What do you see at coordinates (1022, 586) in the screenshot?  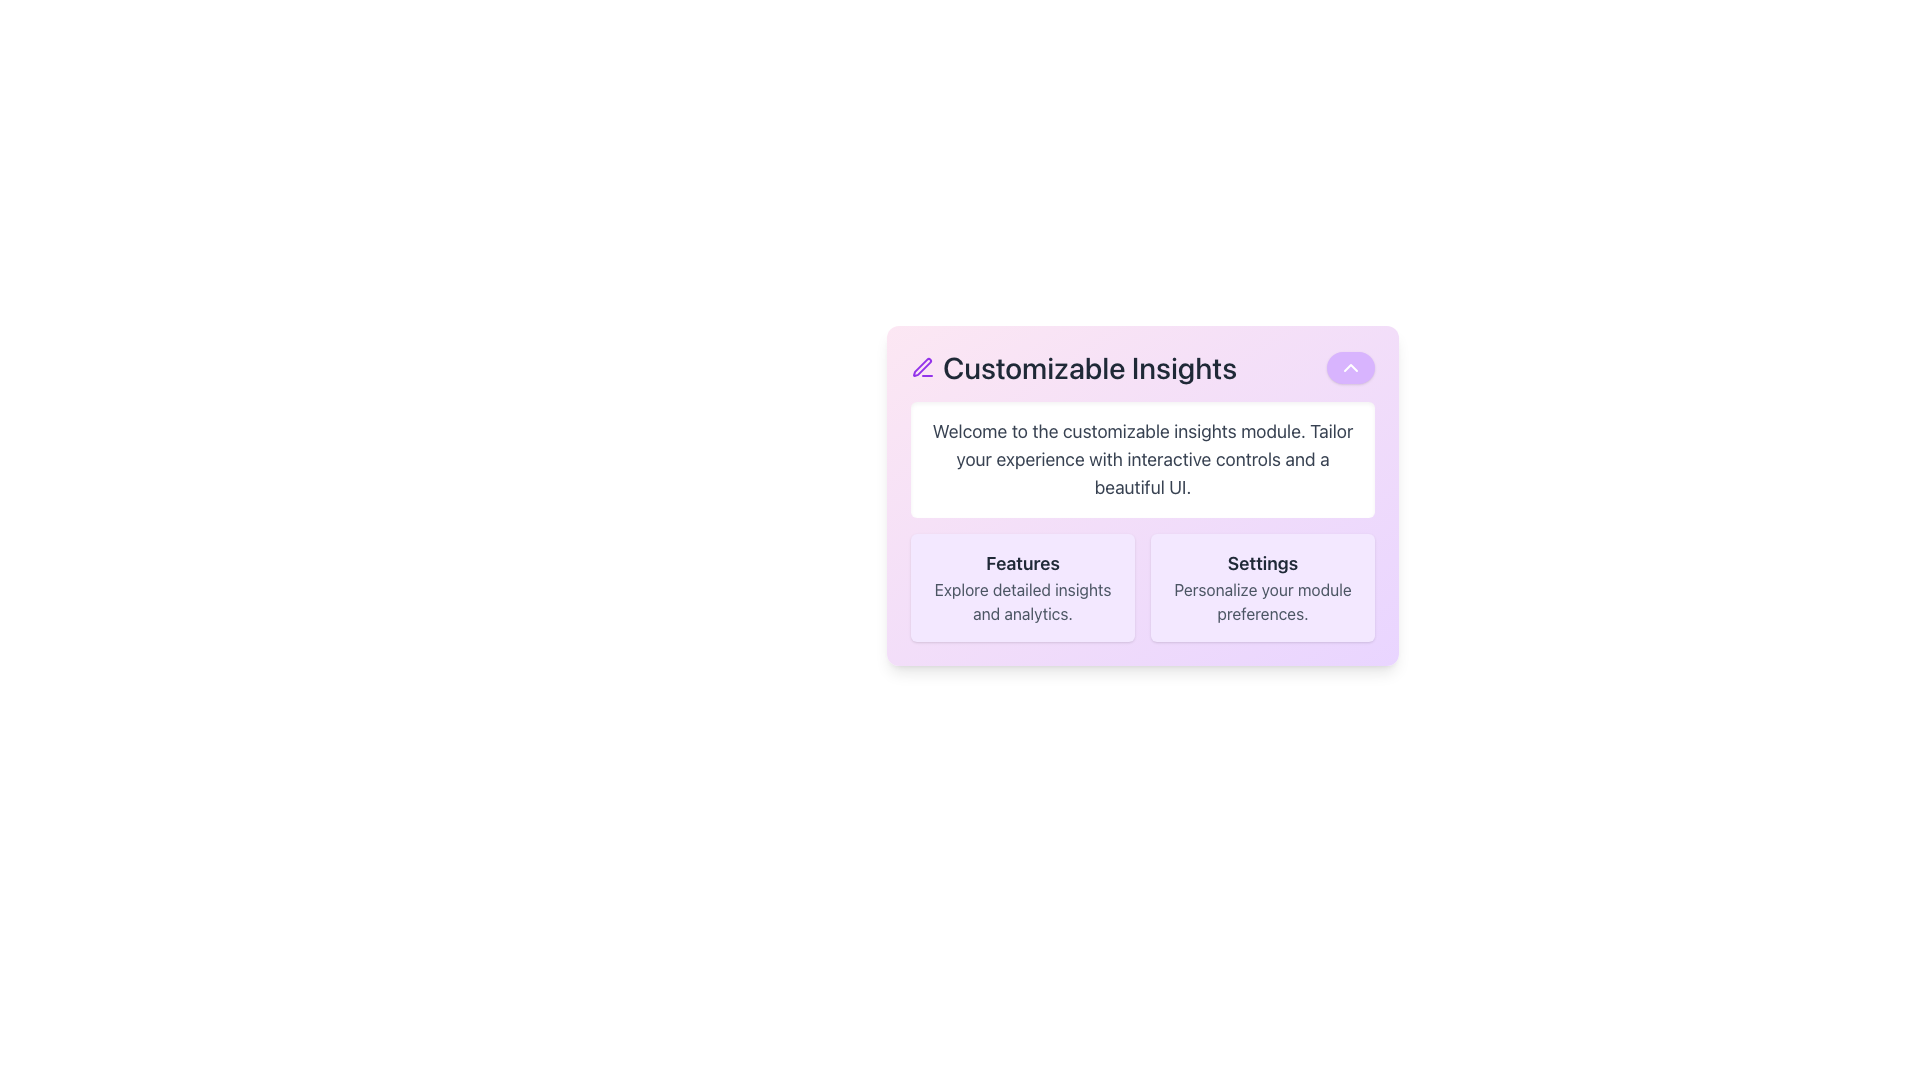 I see `the informational card labeled 'Features' located in the lower left corner of the grid layout, which presents details about a feature or topic` at bounding box center [1022, 586].